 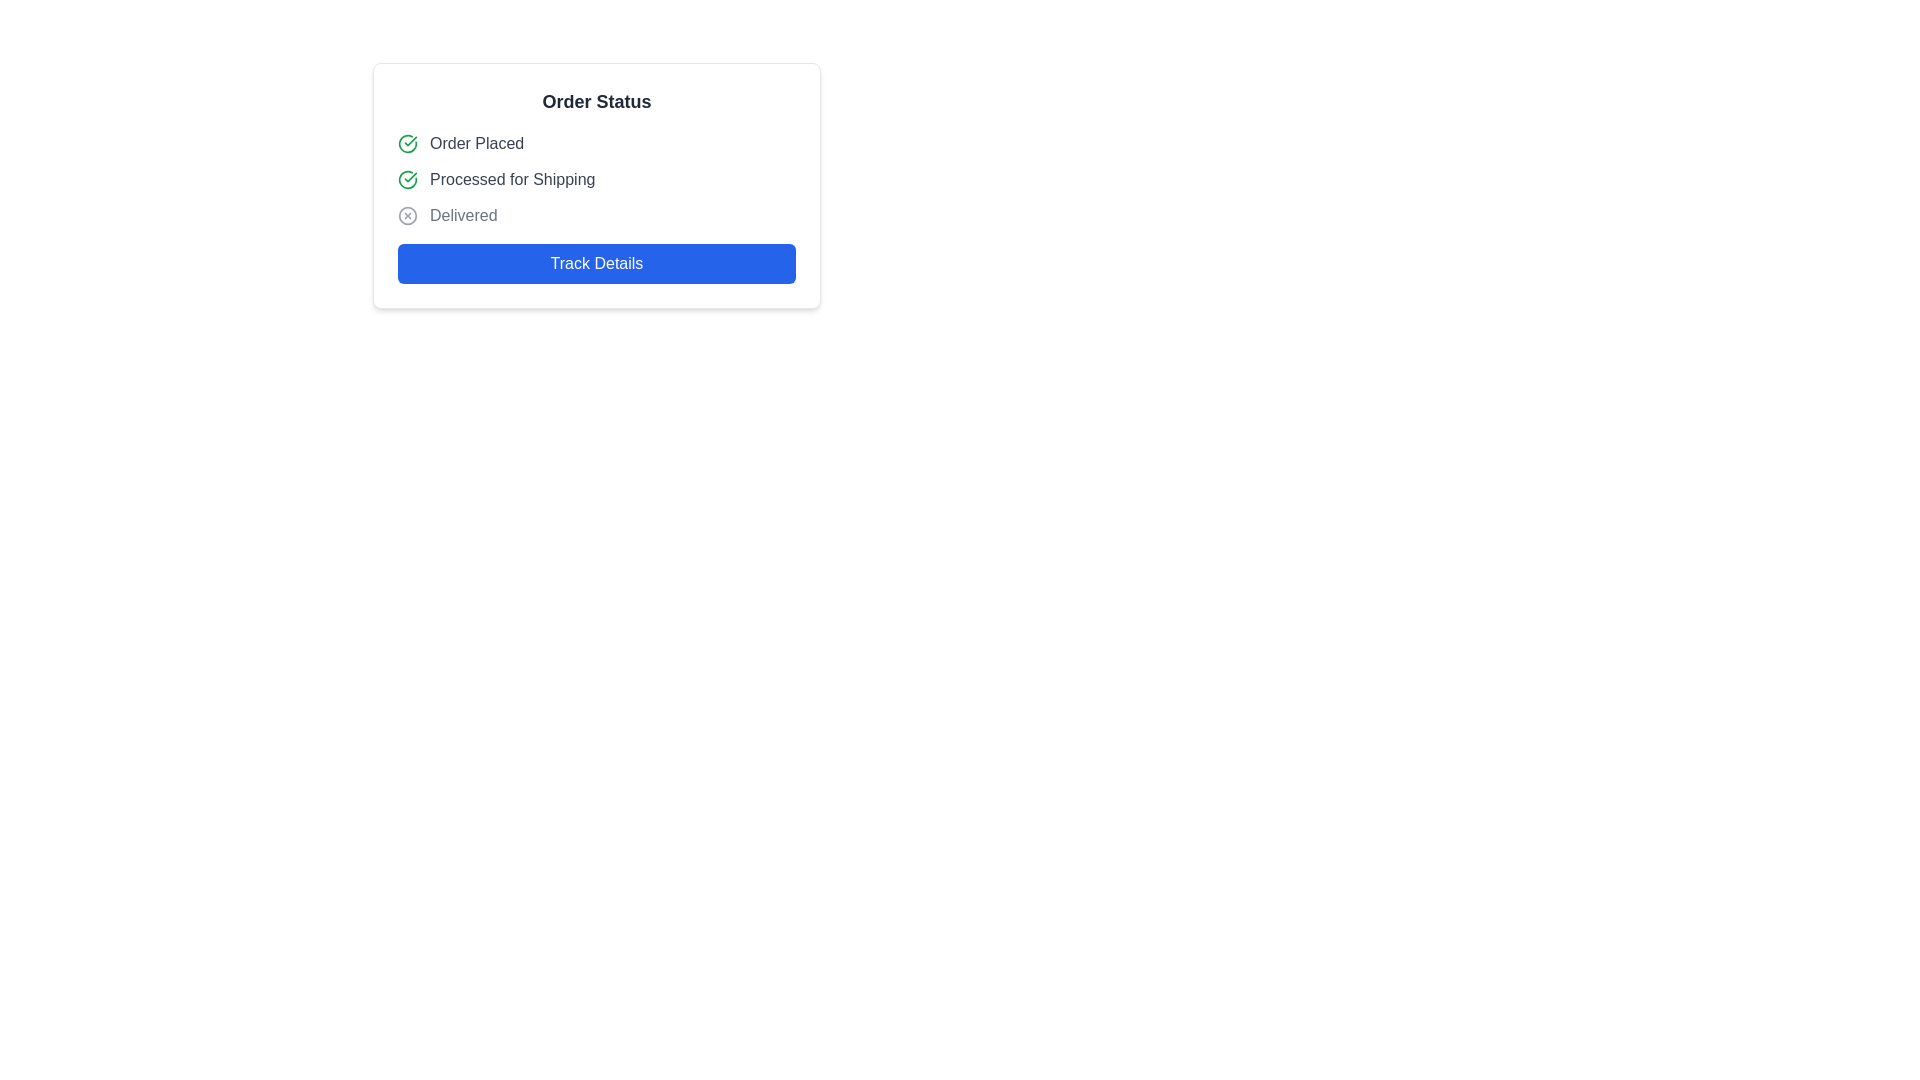 I want to click on the blue button labeled 'Track Details' at the bottom of the card, so click(x=595, y=262).